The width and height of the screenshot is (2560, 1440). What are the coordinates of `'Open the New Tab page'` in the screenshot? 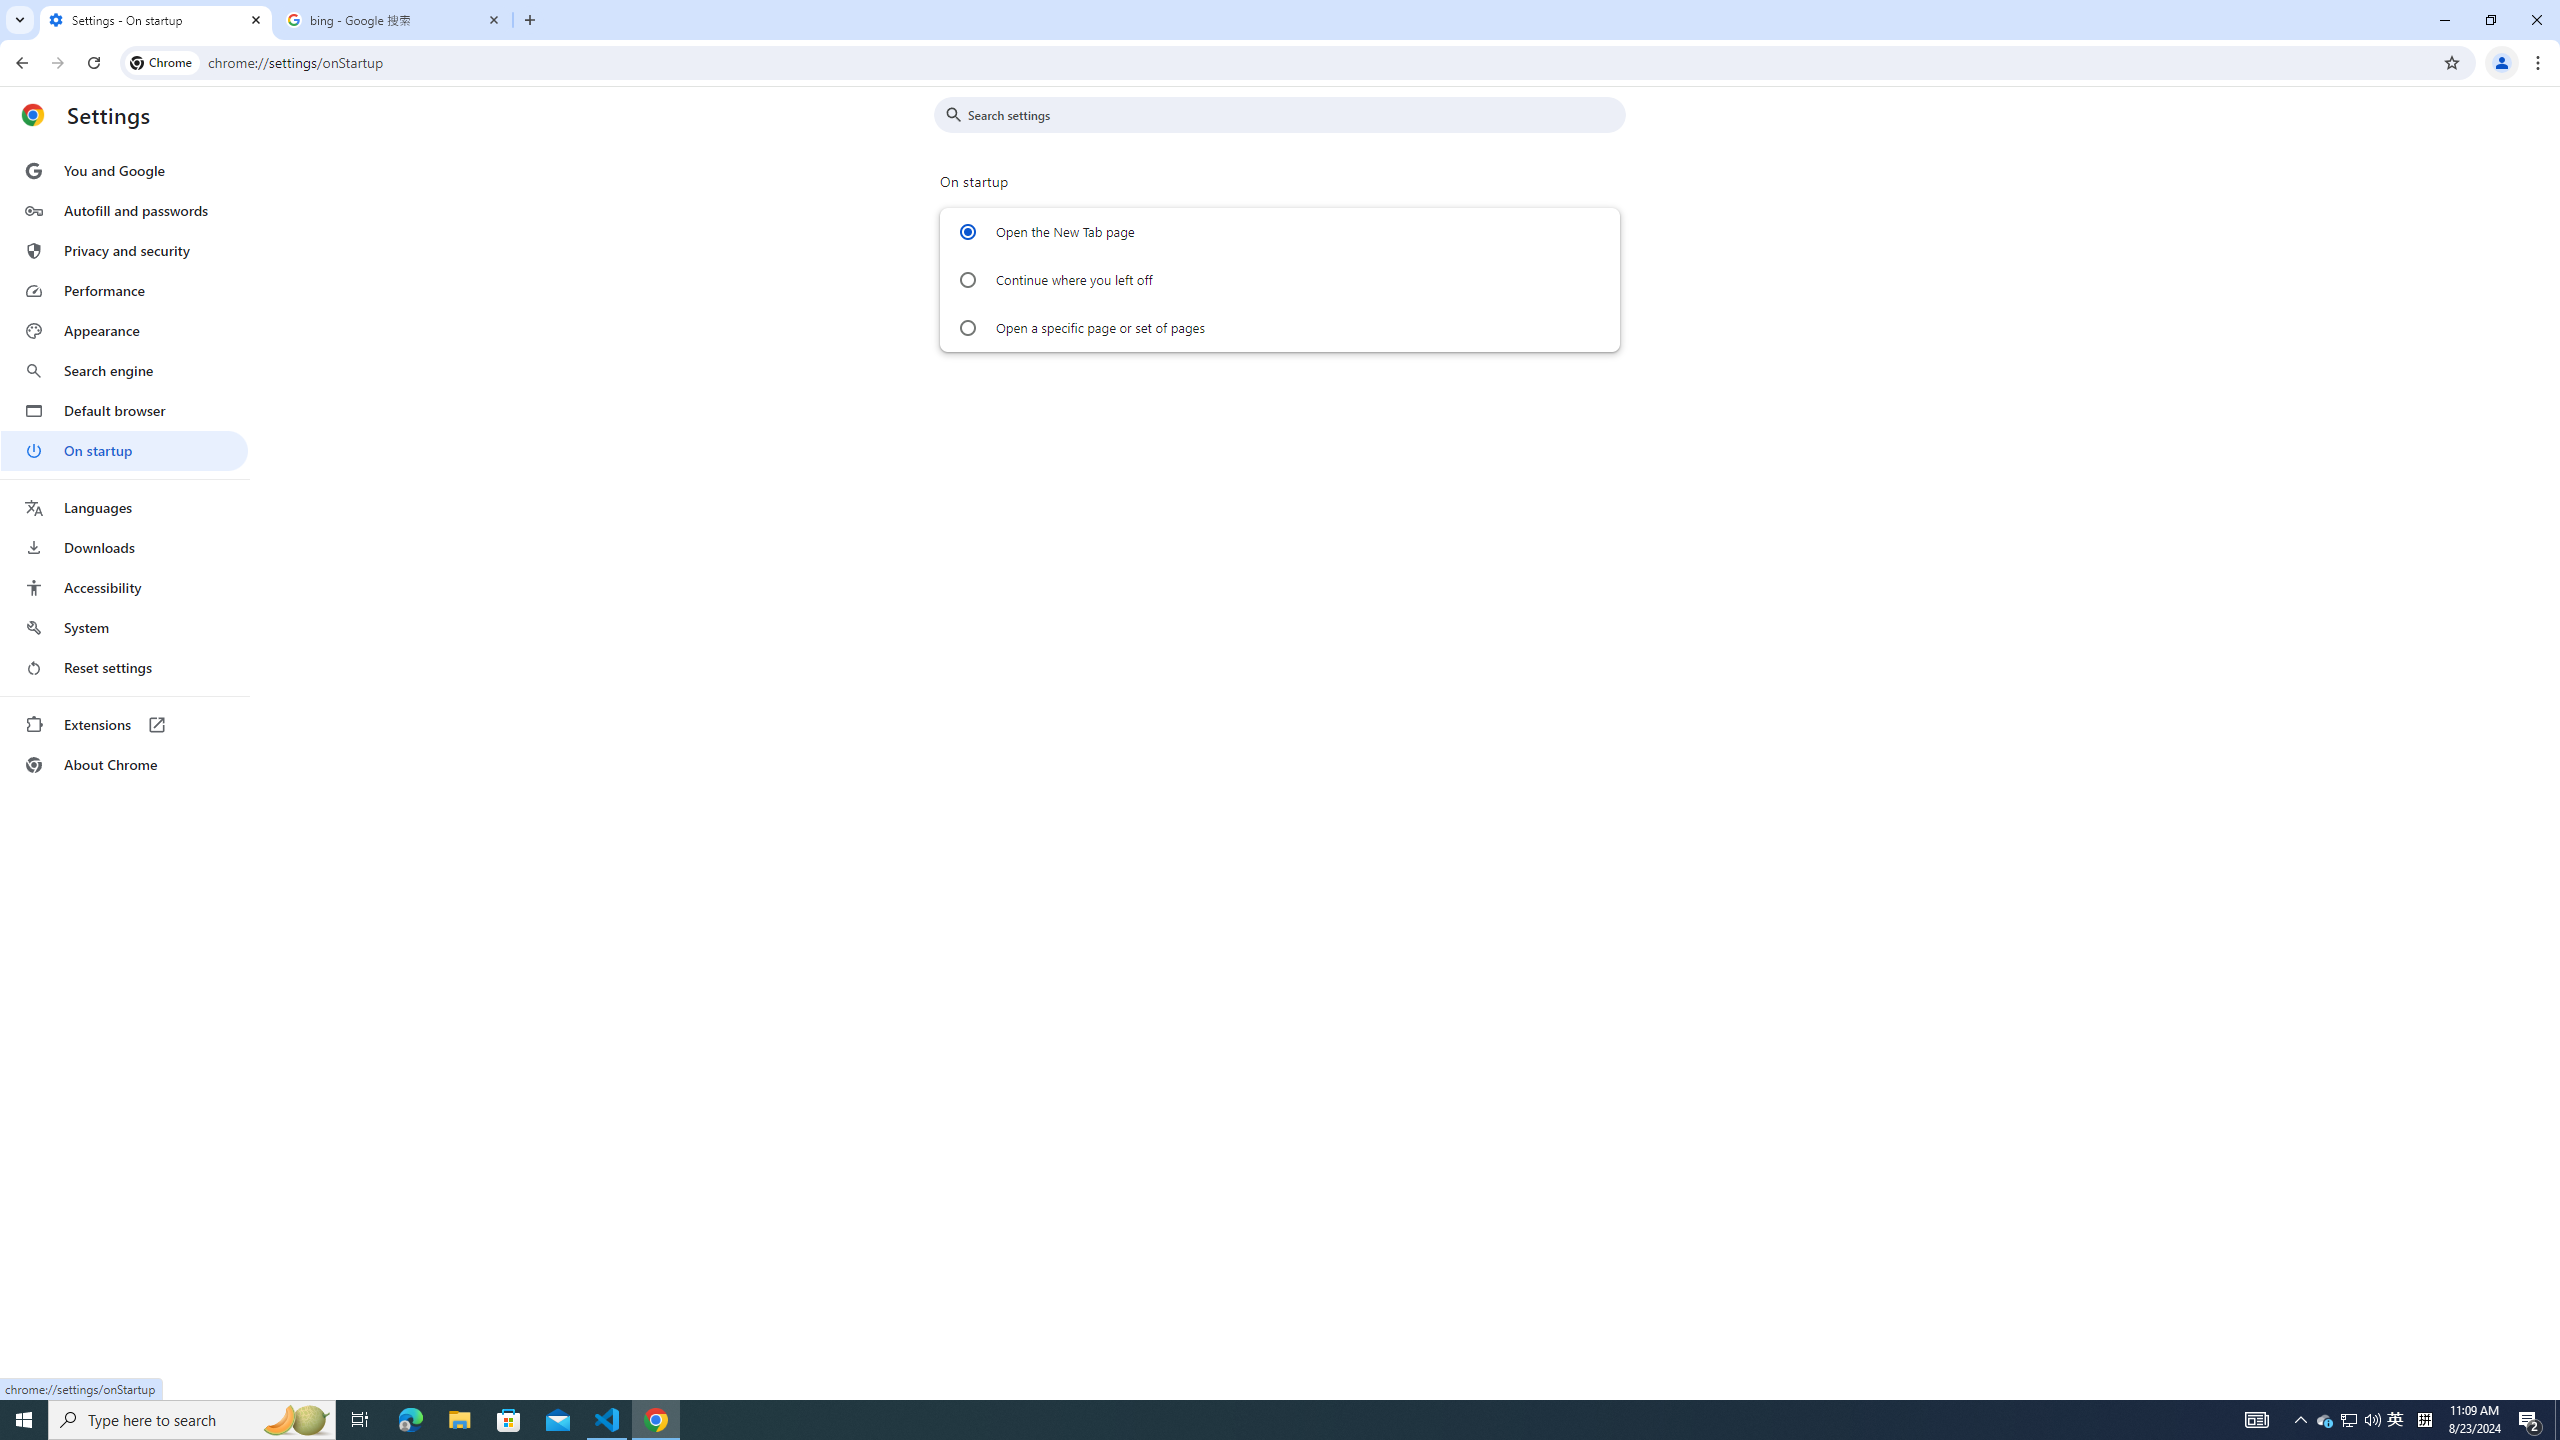 It's located at (966, 231).